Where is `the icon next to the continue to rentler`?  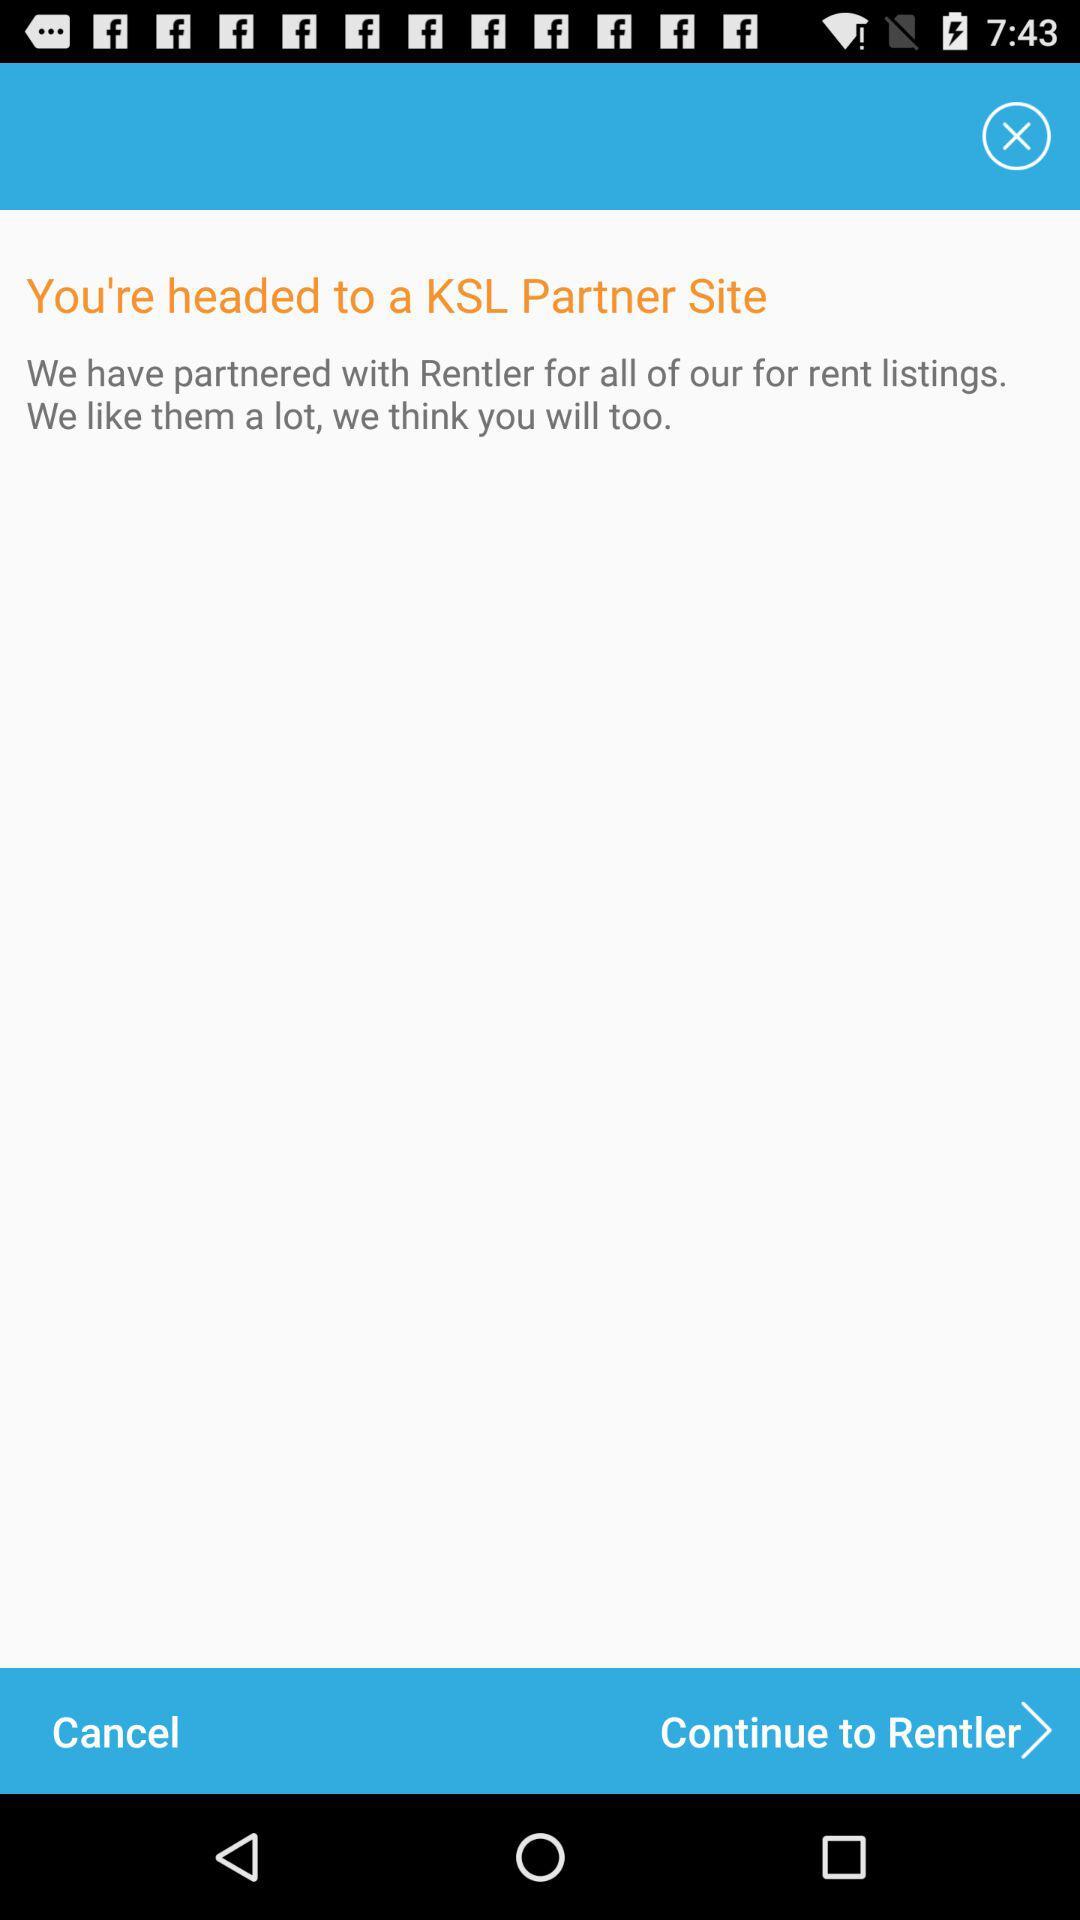
the icon next to the continue to rentler is located at coordinates (115, 1730).